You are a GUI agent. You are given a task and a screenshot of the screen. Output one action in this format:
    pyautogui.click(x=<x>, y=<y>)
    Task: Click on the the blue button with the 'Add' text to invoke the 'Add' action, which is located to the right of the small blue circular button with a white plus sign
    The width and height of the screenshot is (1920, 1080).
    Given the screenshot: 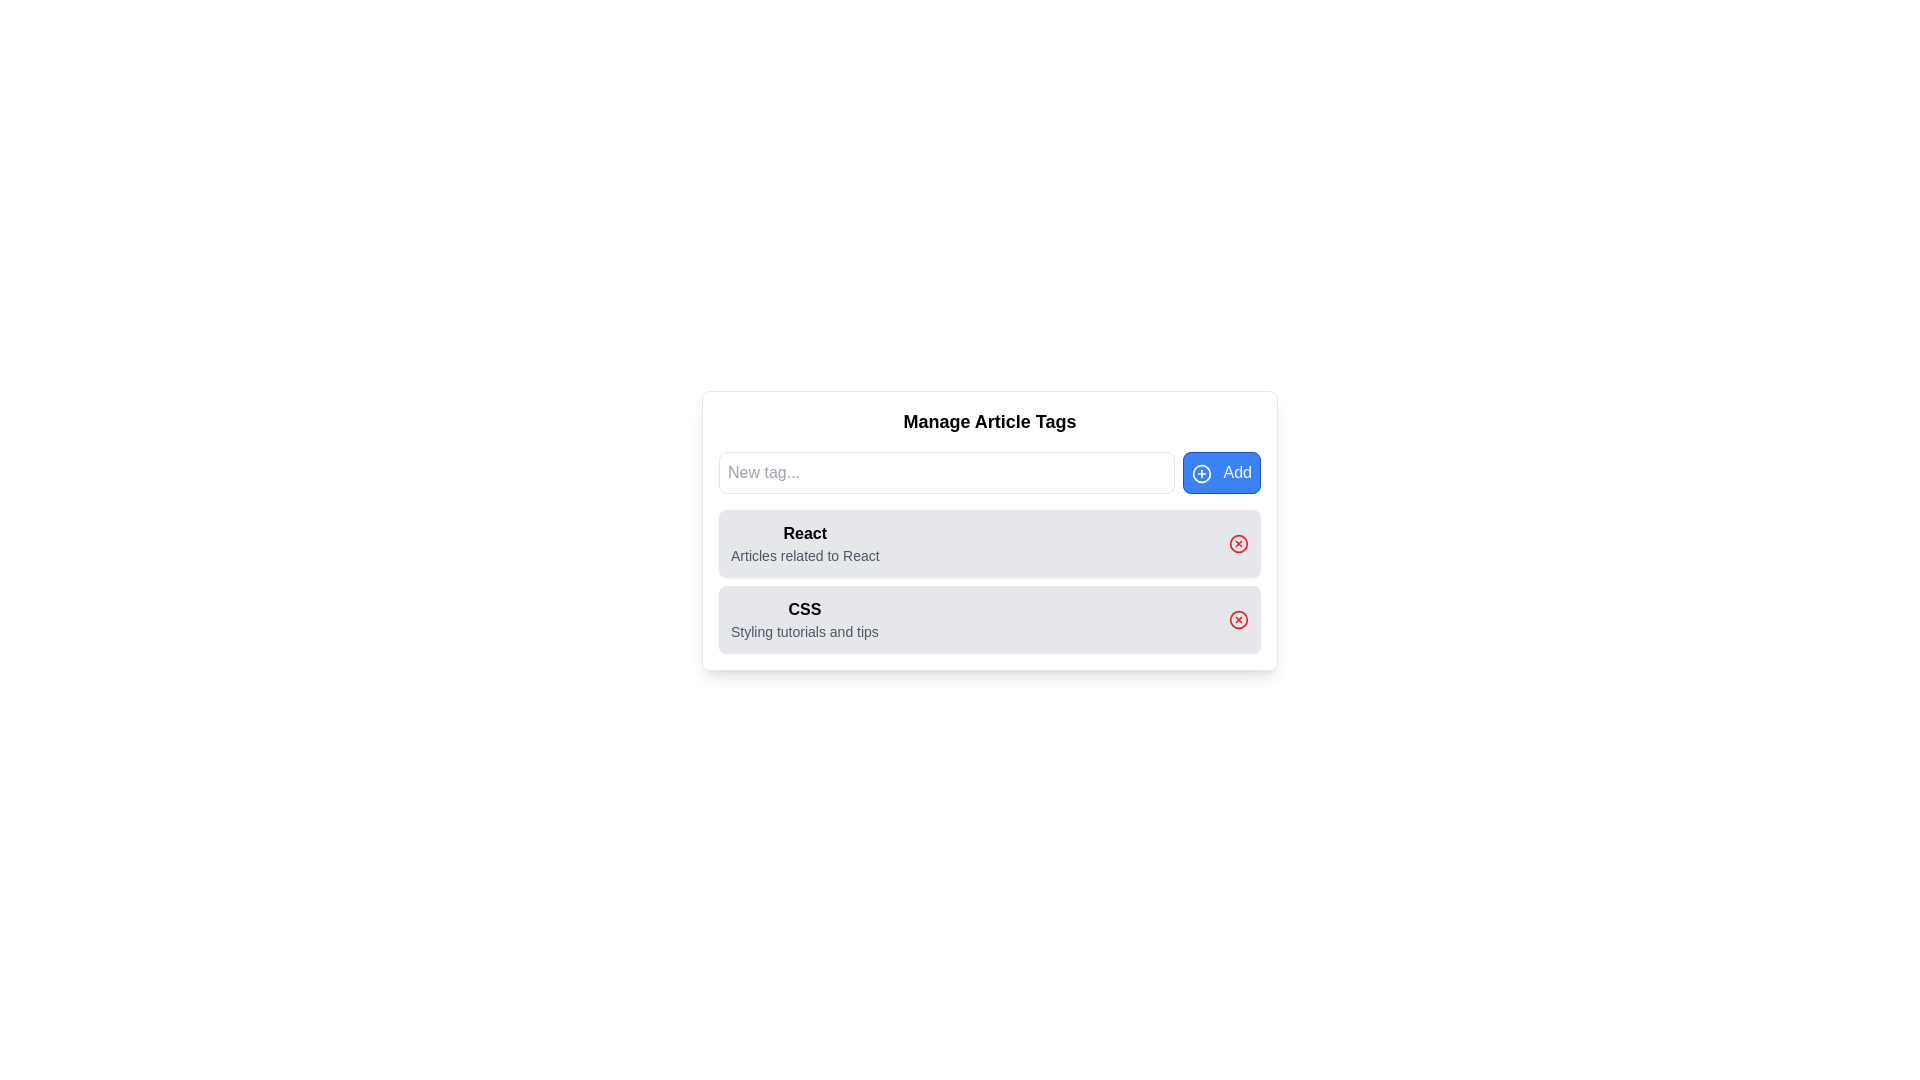 What is the action you would take?
    pyautogui.click(x=1200, y=473)
    